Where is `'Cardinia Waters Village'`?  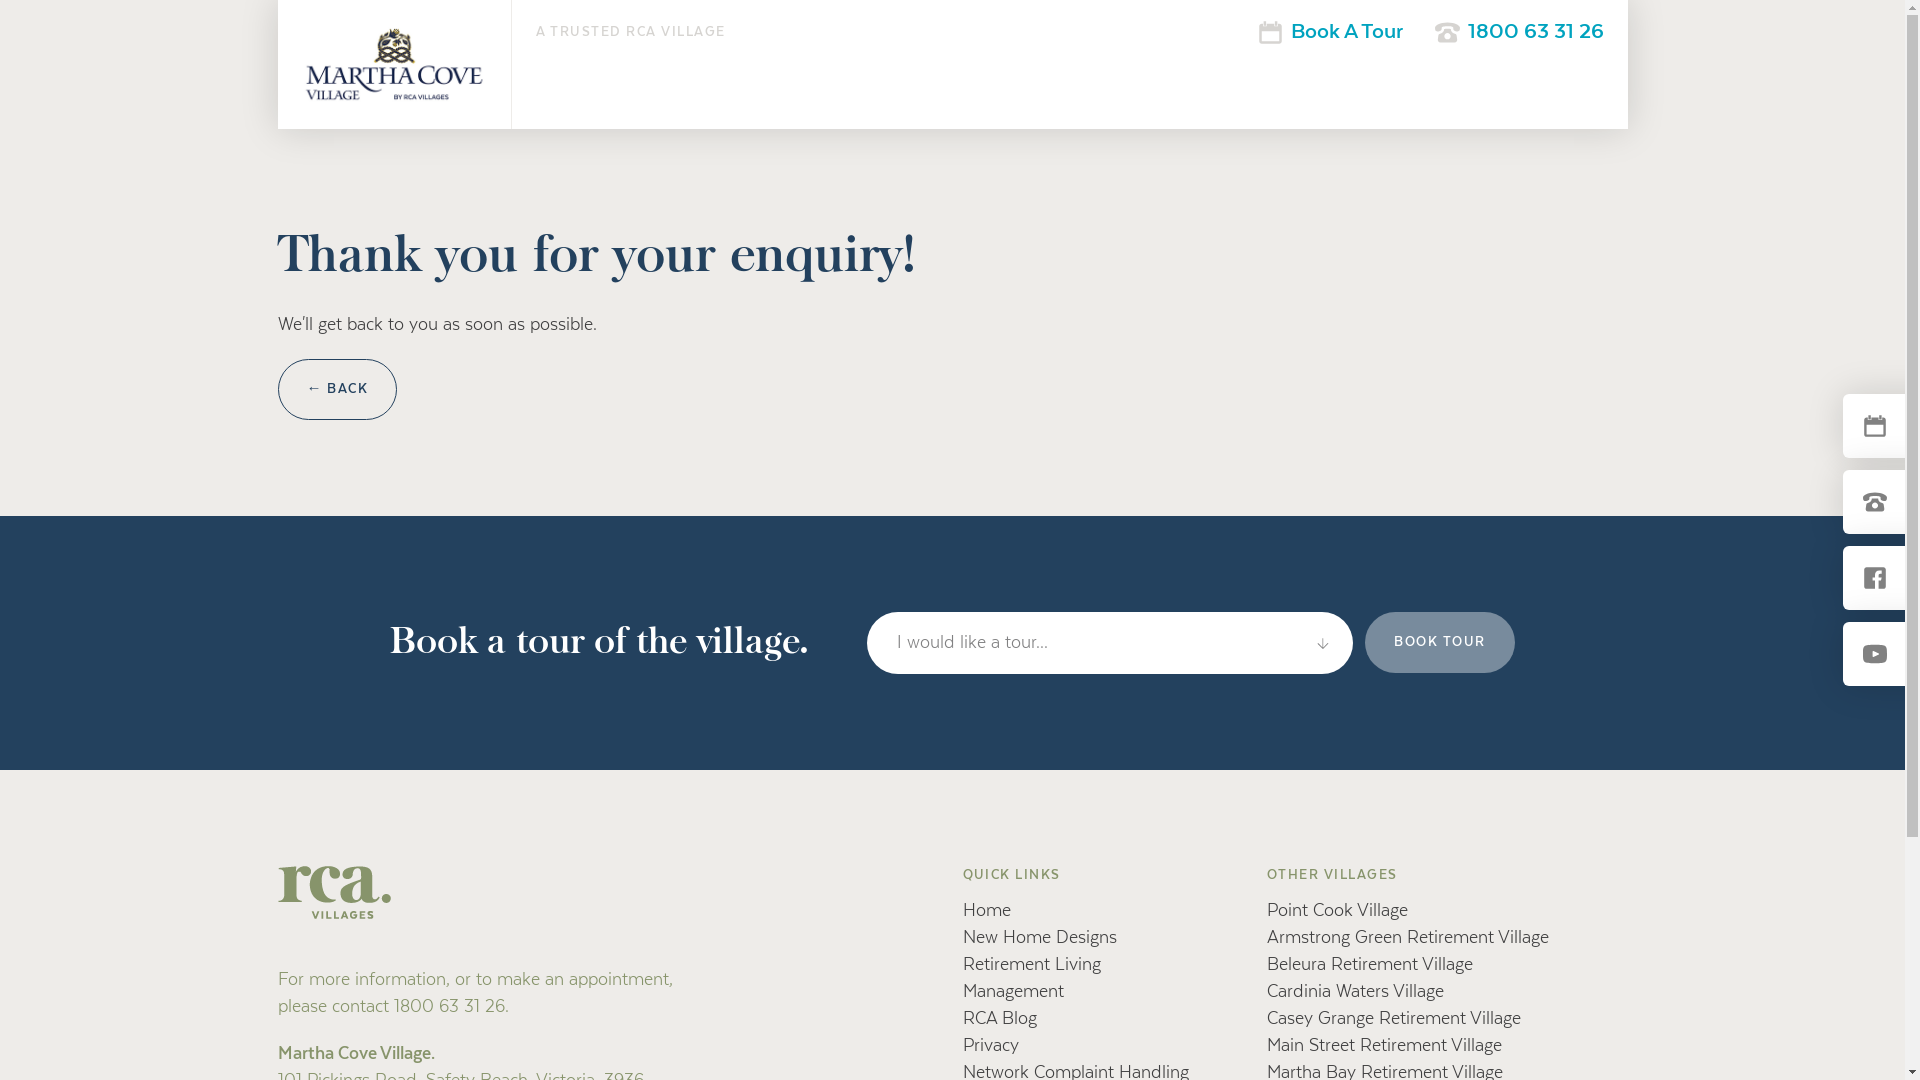
'Cardinia Waters Village' is located at coordinates (1355, 991).